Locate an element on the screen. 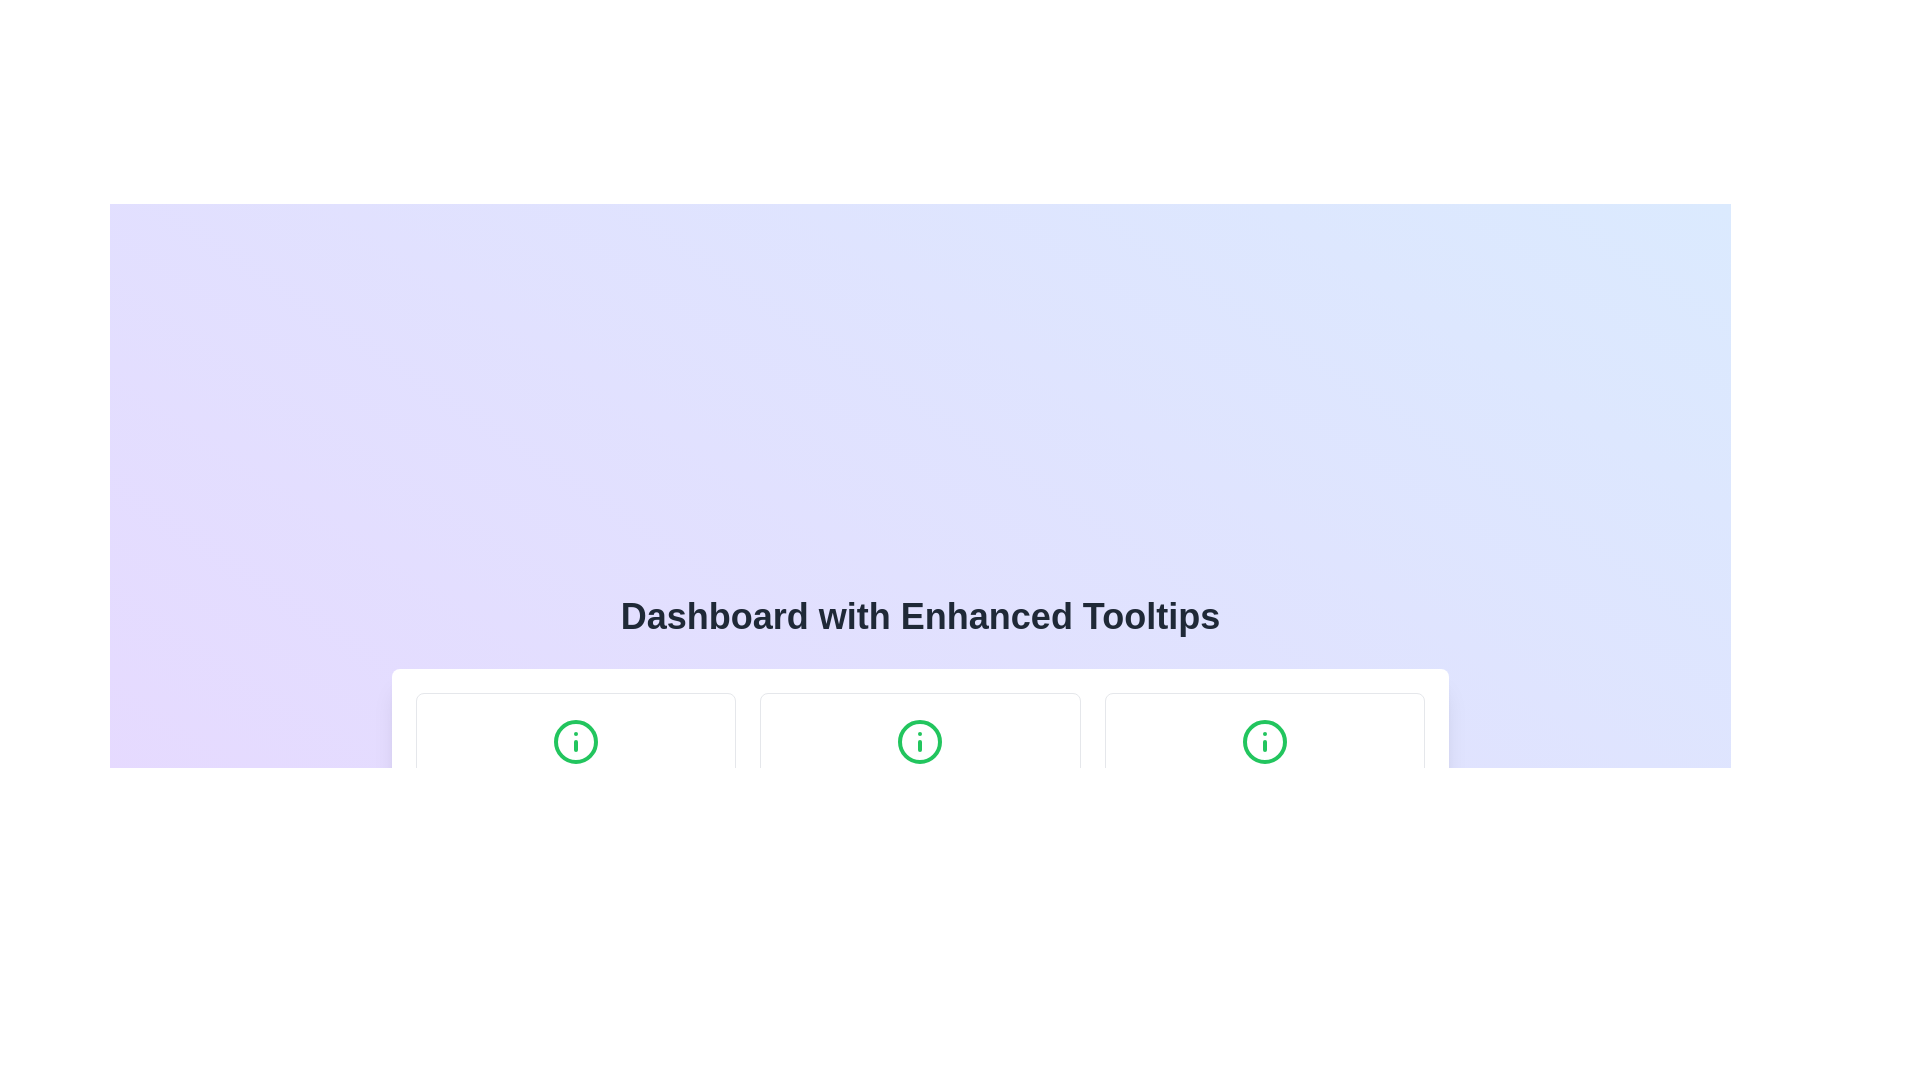 This screenshot has width=1920, height=1080. the informational icon located at the top center of the 'Profile Settings' box is located at coordinates (575, 741).